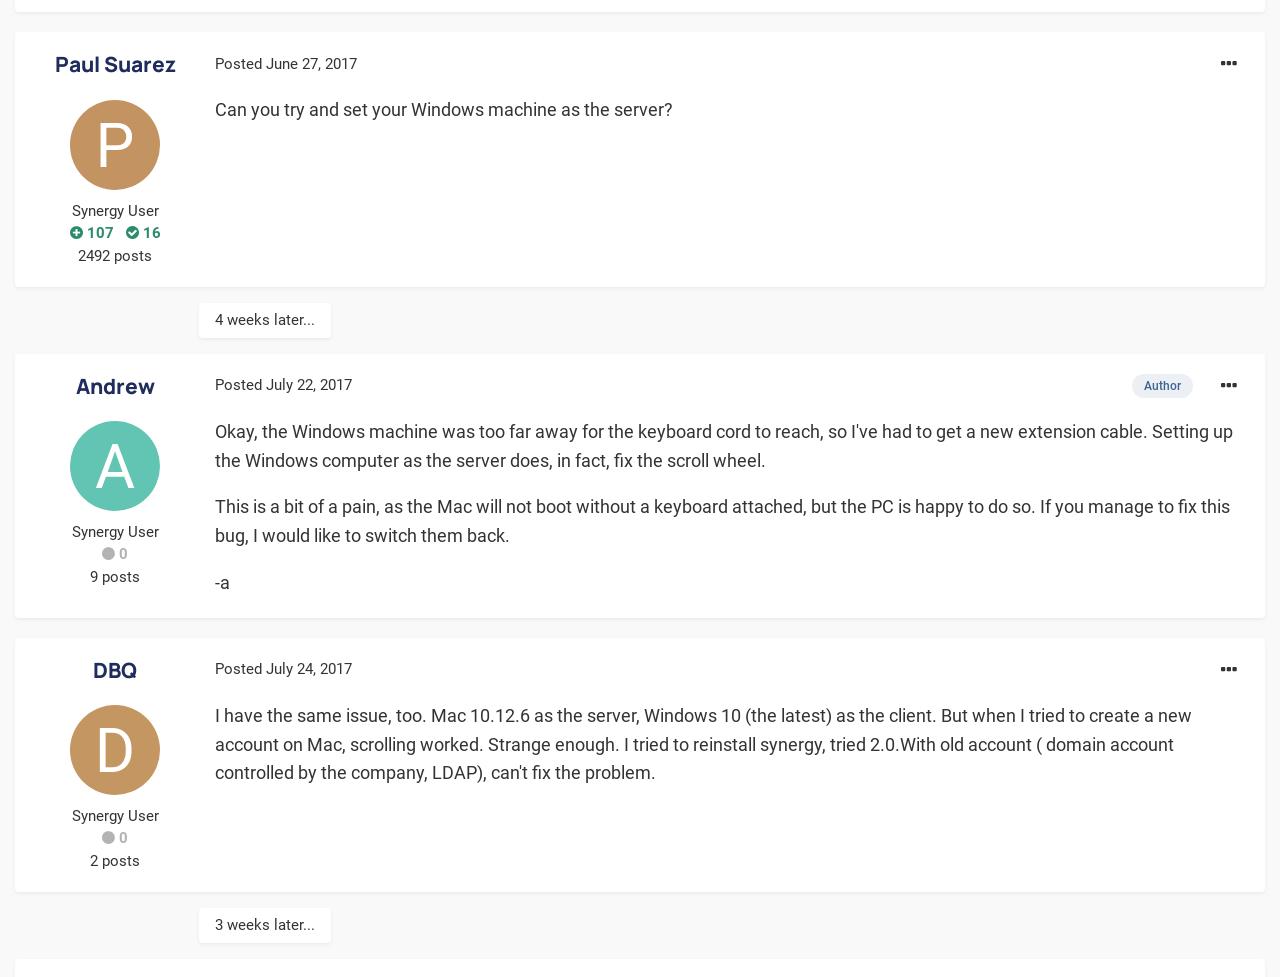  Describe the element at coordinates (310, 63) in the screenshot. I see `'June 27, 2017'` at that location.